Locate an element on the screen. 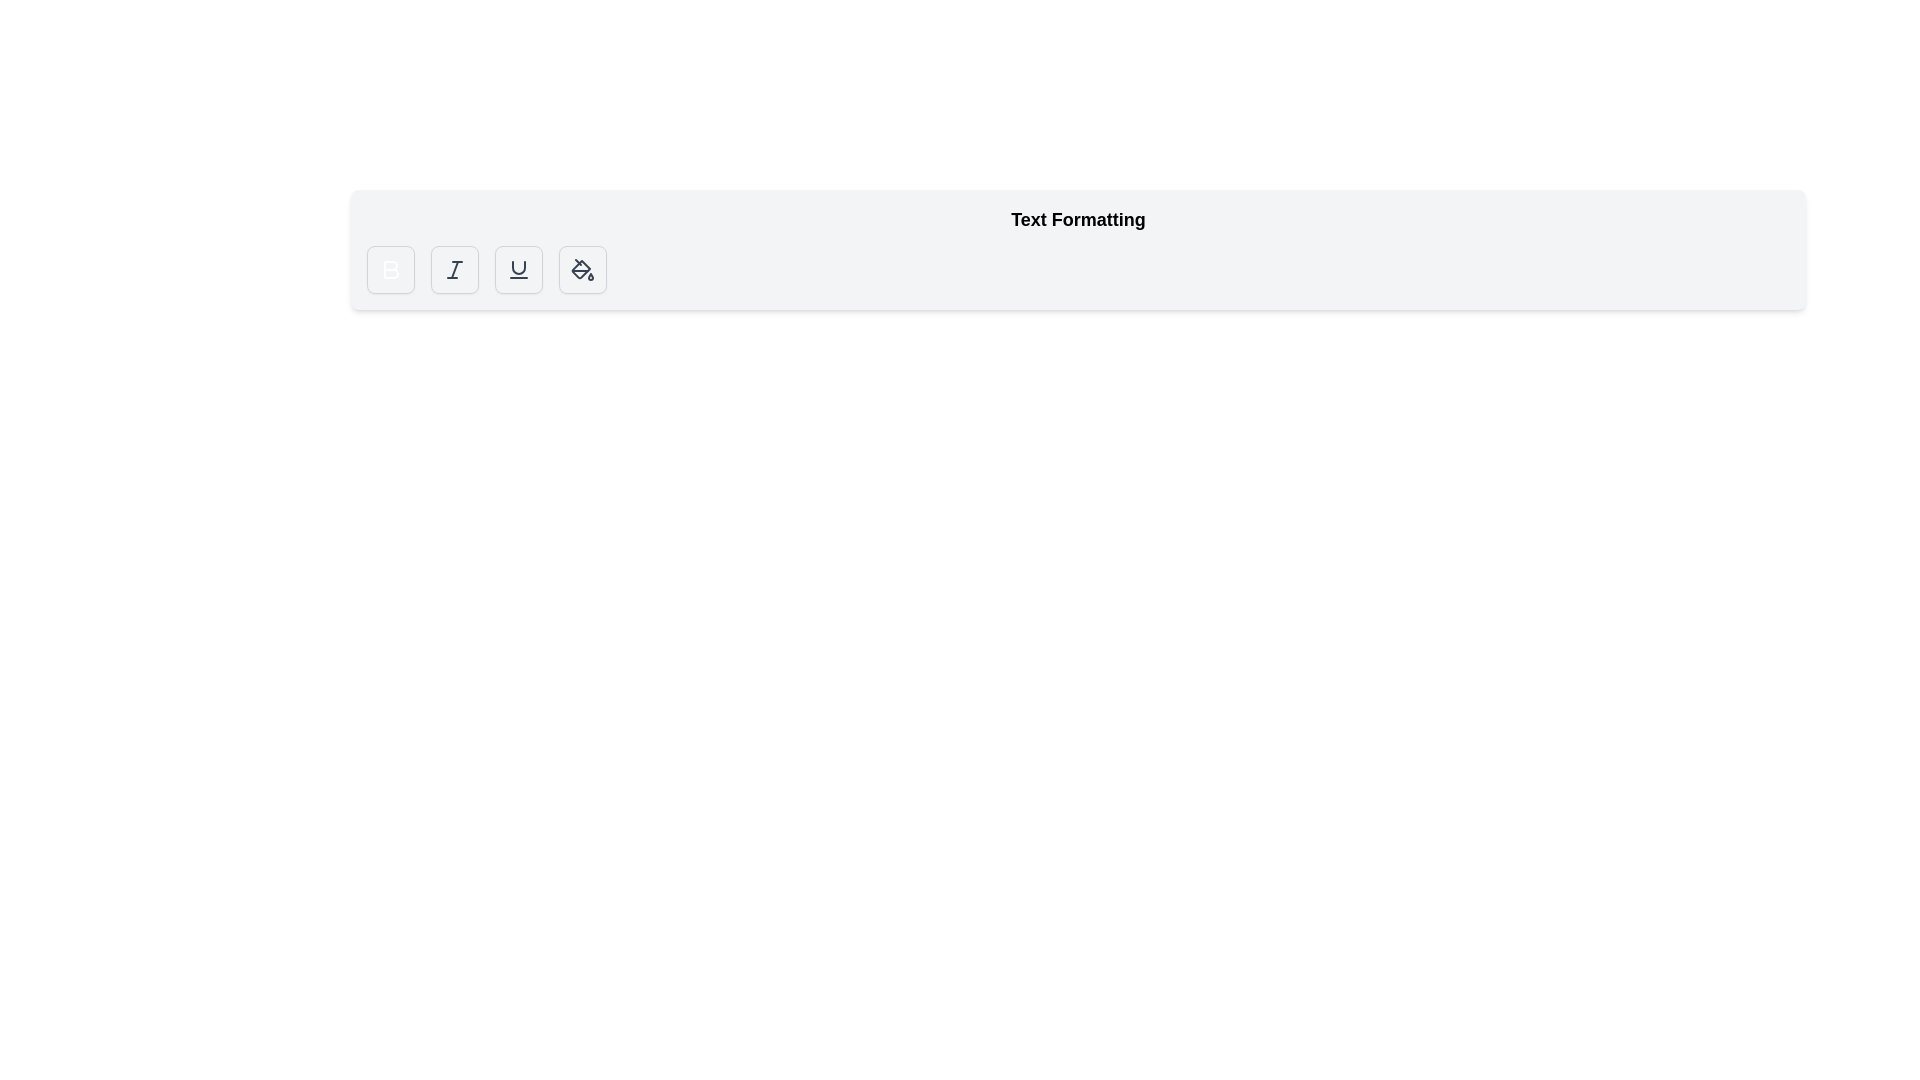 The image size is (1920, 1080). the italic formatting icon within the second button of a group of four buttons at the top of the interface is located at coordinates (454, 270).